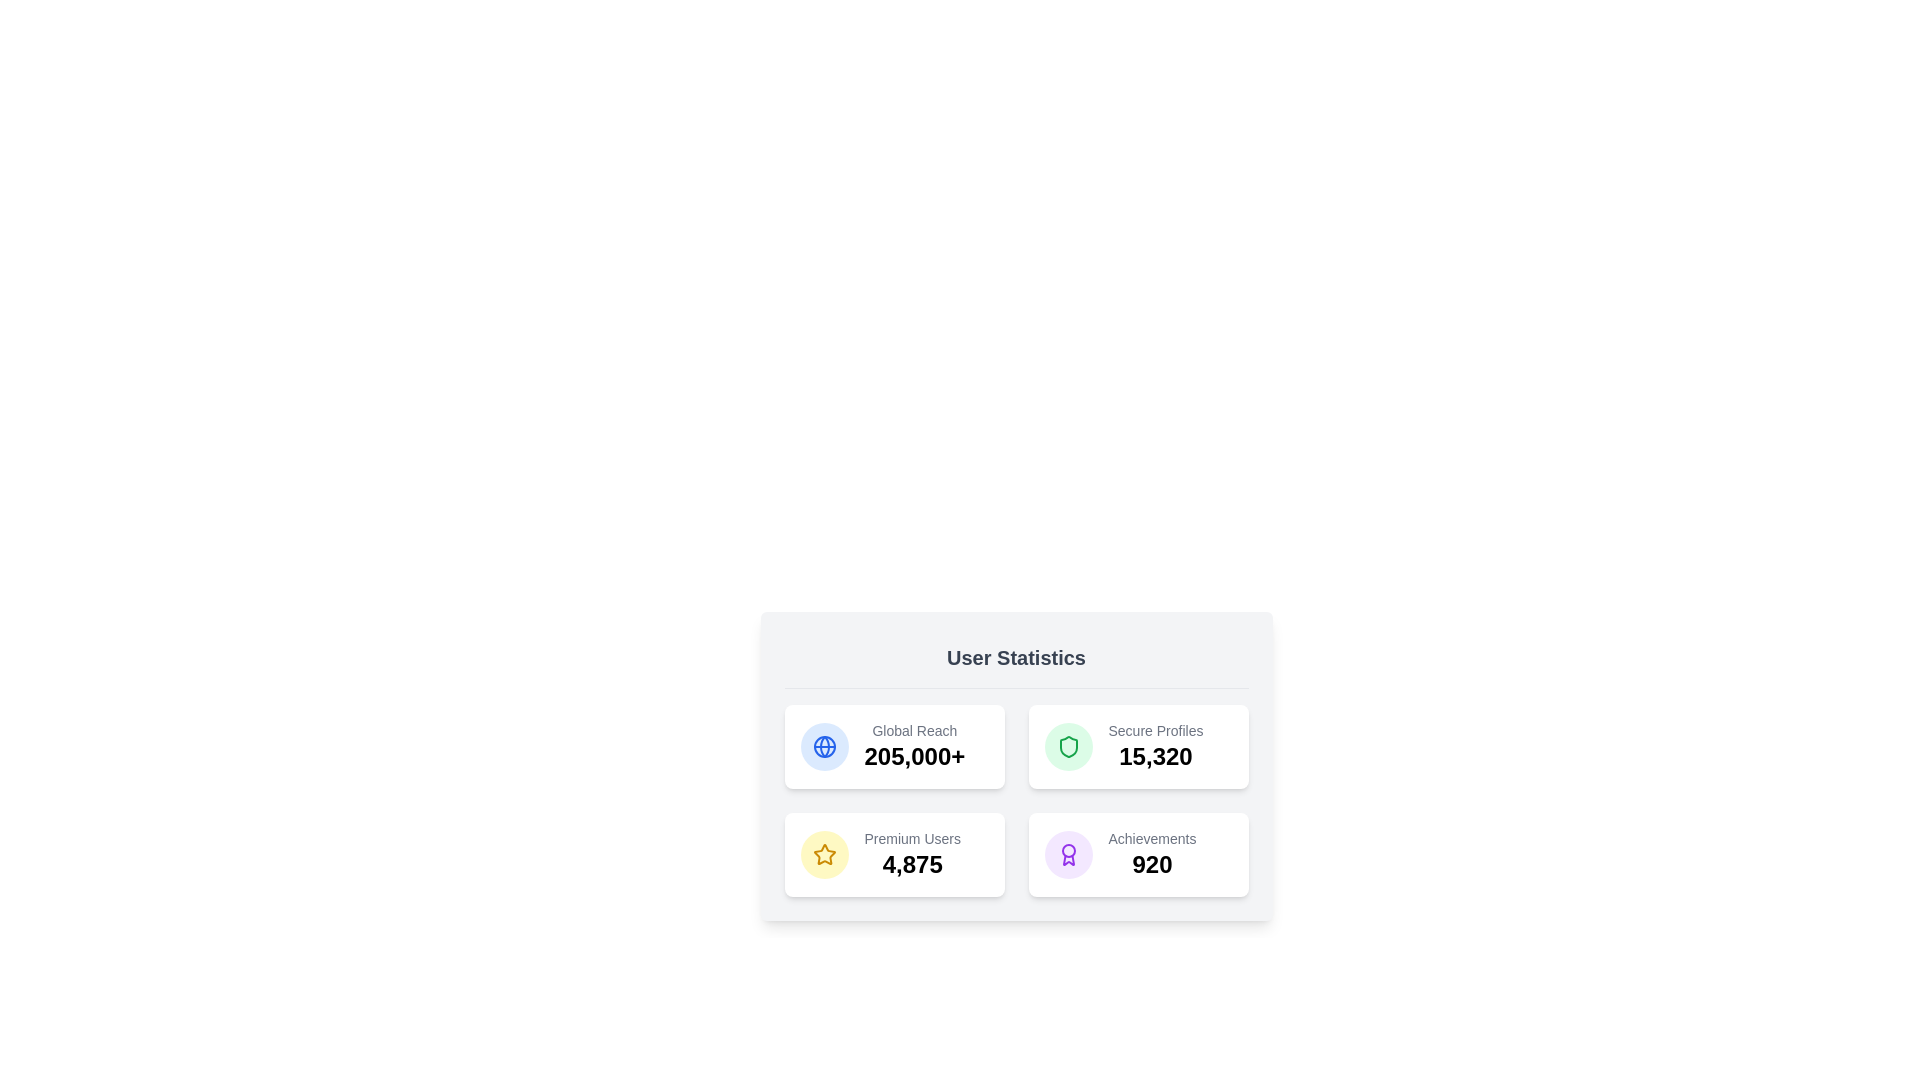  I want to click on the circular icon with a blue border resembling a globe, located in the top left card of the 'User Statistics' panel, for accessibility purposes, so click(824, 747).